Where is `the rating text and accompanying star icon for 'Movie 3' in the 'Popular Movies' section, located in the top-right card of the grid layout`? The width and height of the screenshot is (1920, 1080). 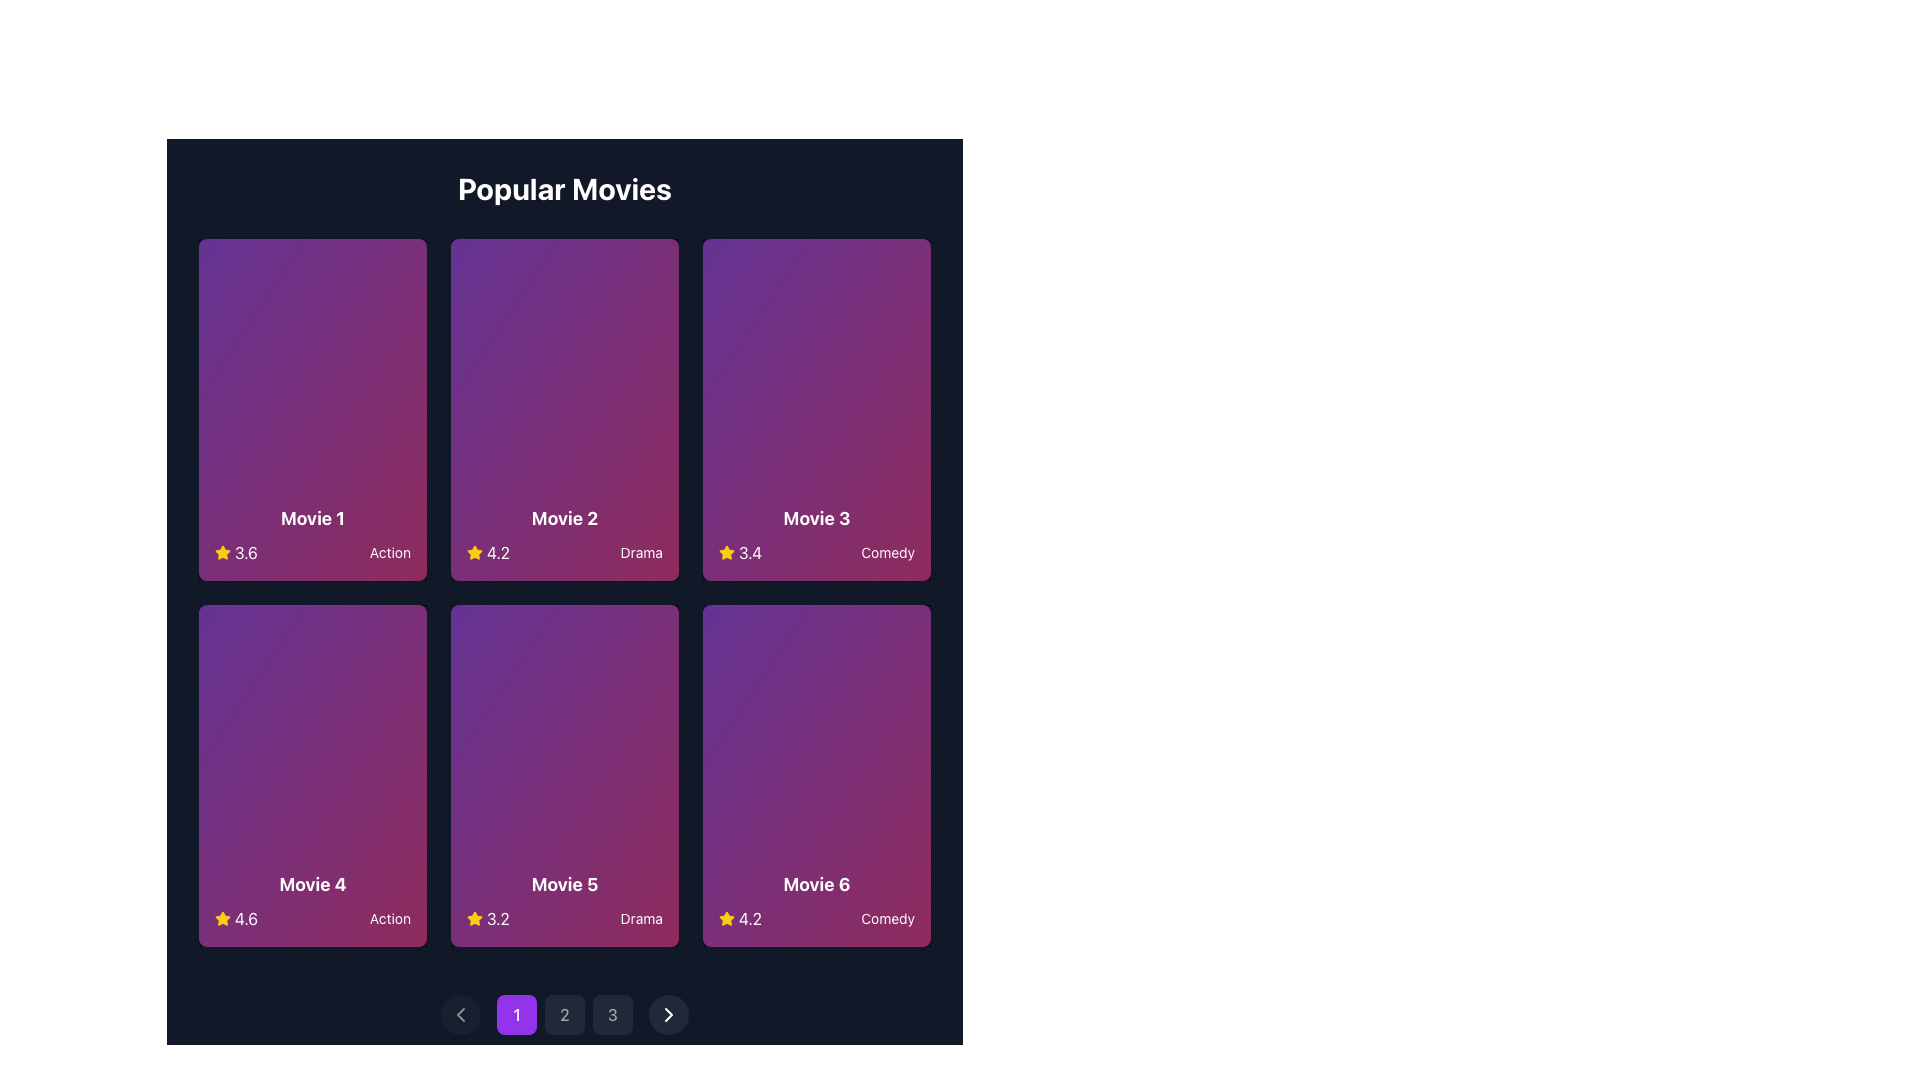
the rating text and accompanying star icon for 'Movie 3' in the 'Popular Movies' section, located in the top-right card of the grid layout is located at coordinates (739, 552).